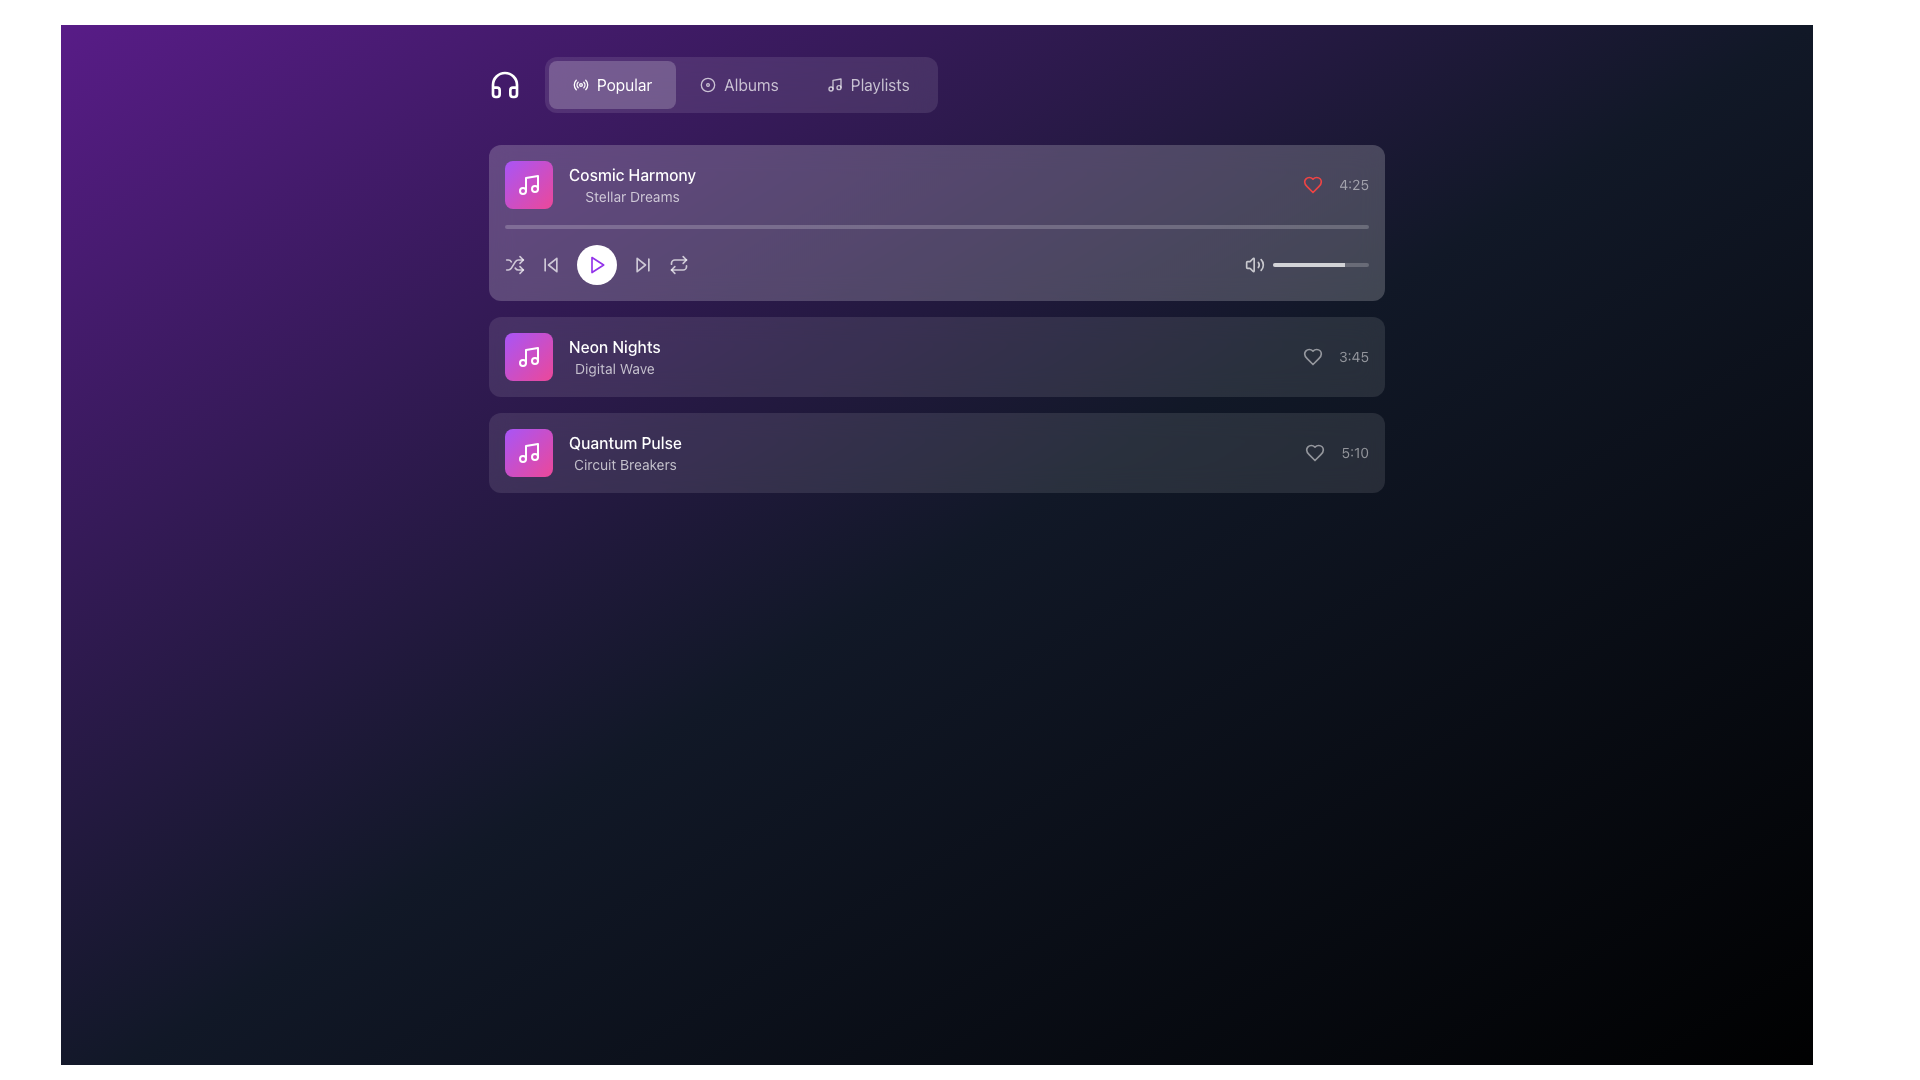 Image resolution: width=1920 pixels, height=1080 pixels. What do you see at coordinates (595, 264) in the screenshot?
I see `the central play button with a circular shape, white background, and purple triangular play icon located in the control panel of the music player interface to observe visual feedback` at bounding box center [595, 264].